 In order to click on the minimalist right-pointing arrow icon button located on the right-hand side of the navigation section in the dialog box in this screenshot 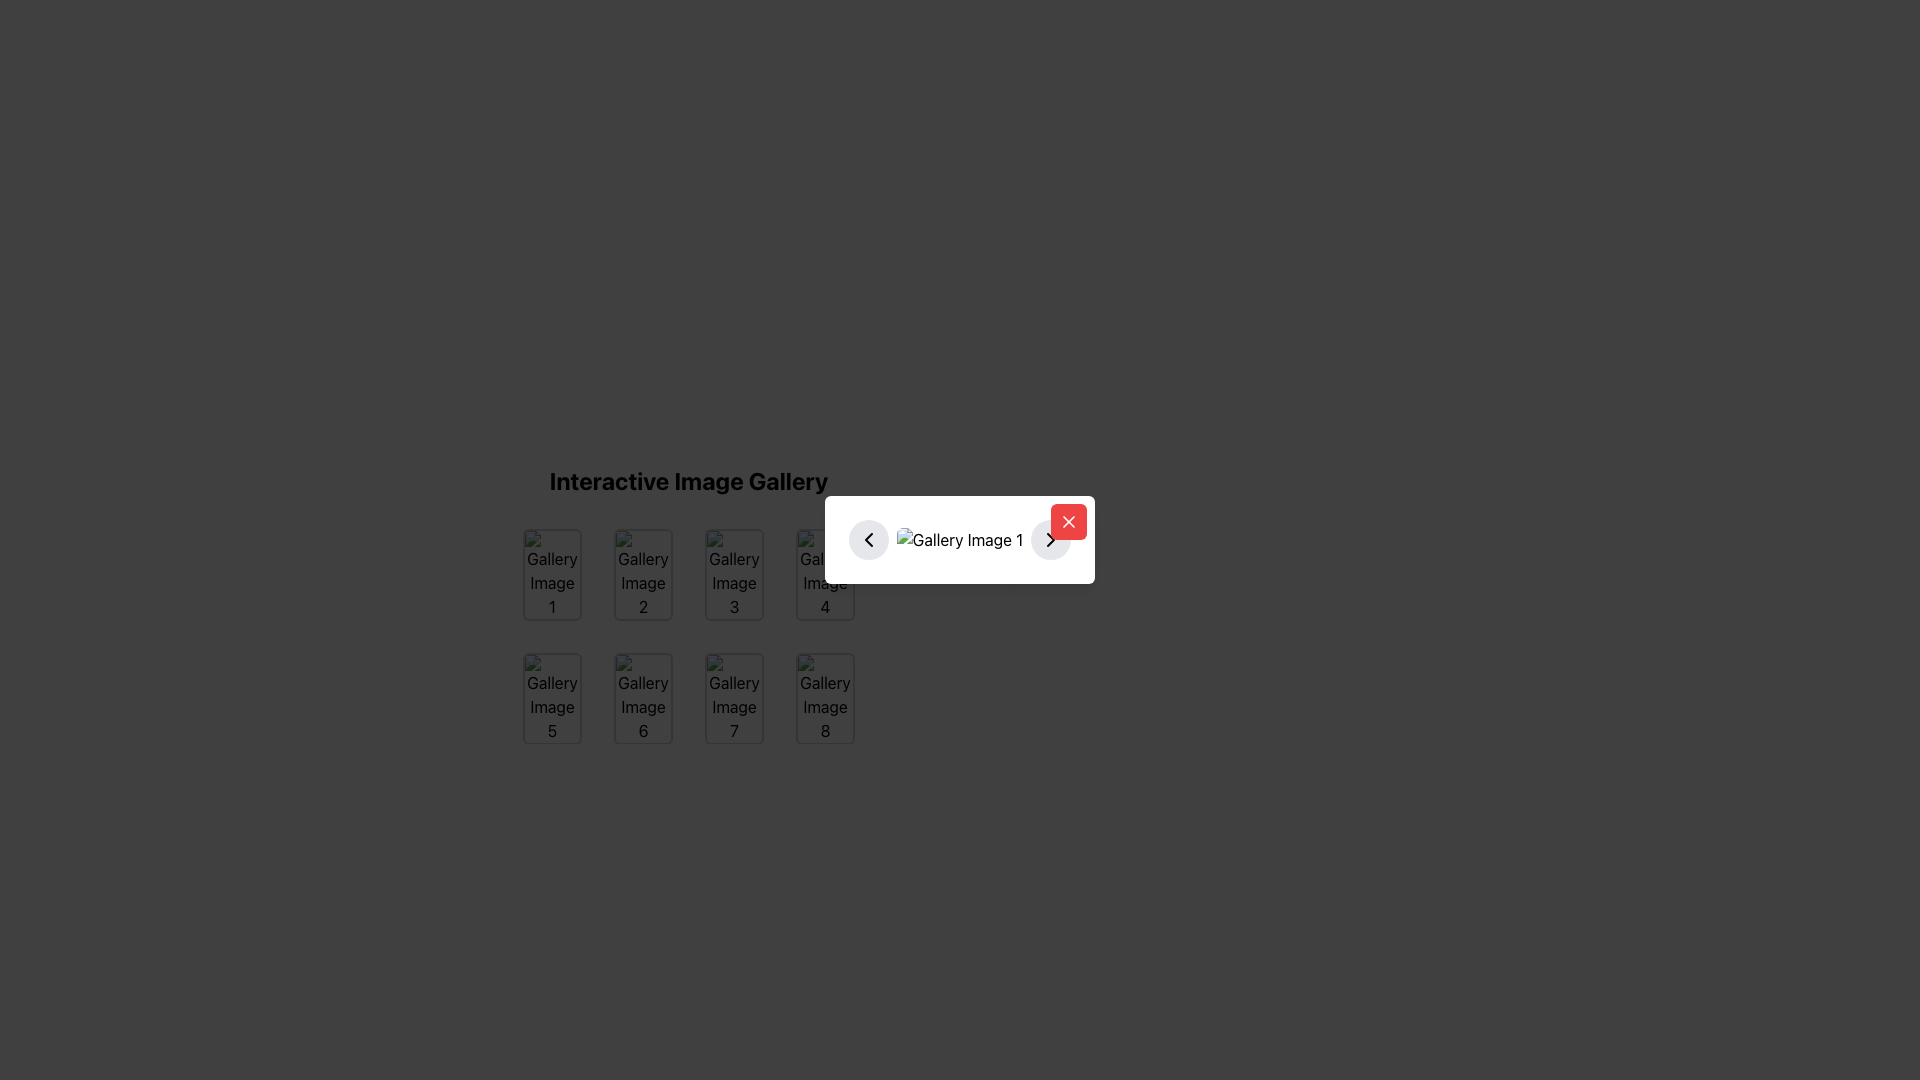, I will do `click(1050, 540)`.